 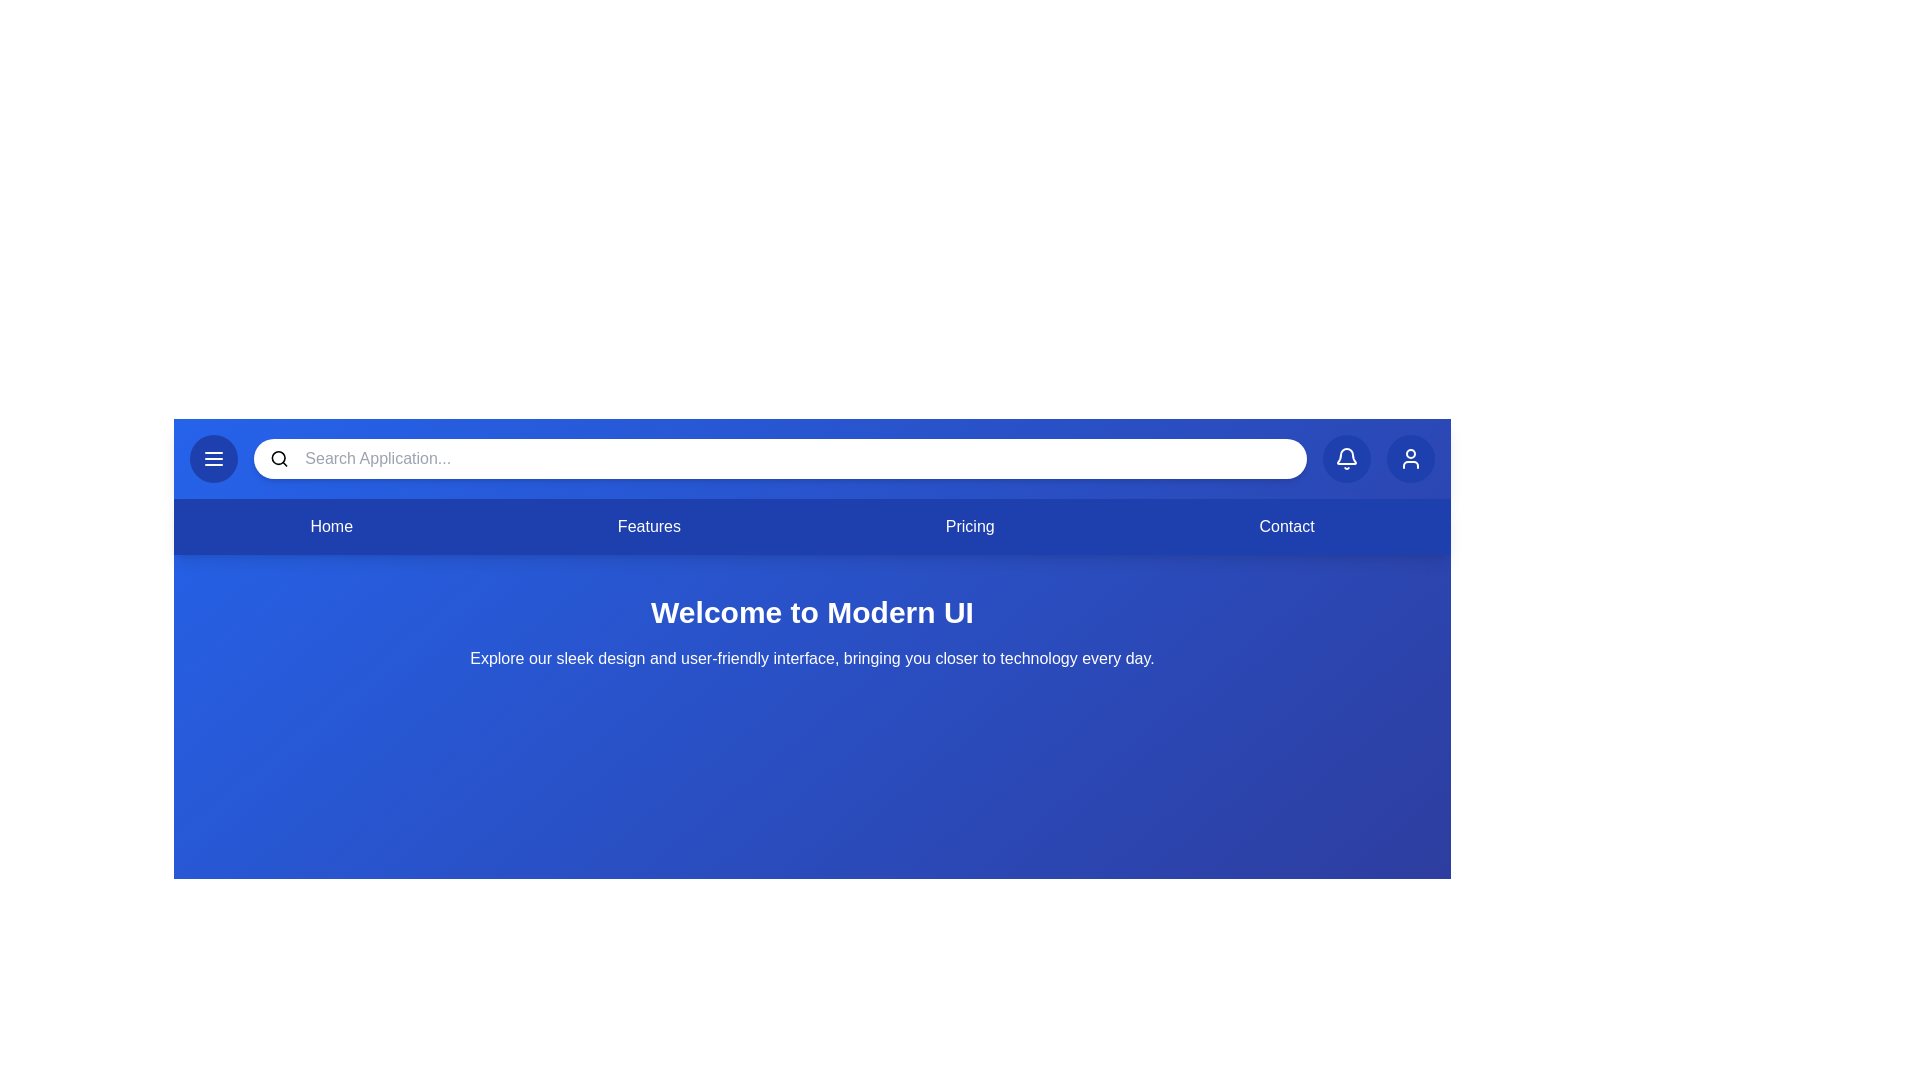 What do you see at coordinates (1410, 459) in the screenshot?
I see `the user profile button to open account options` at bounding box center [1410, 459].